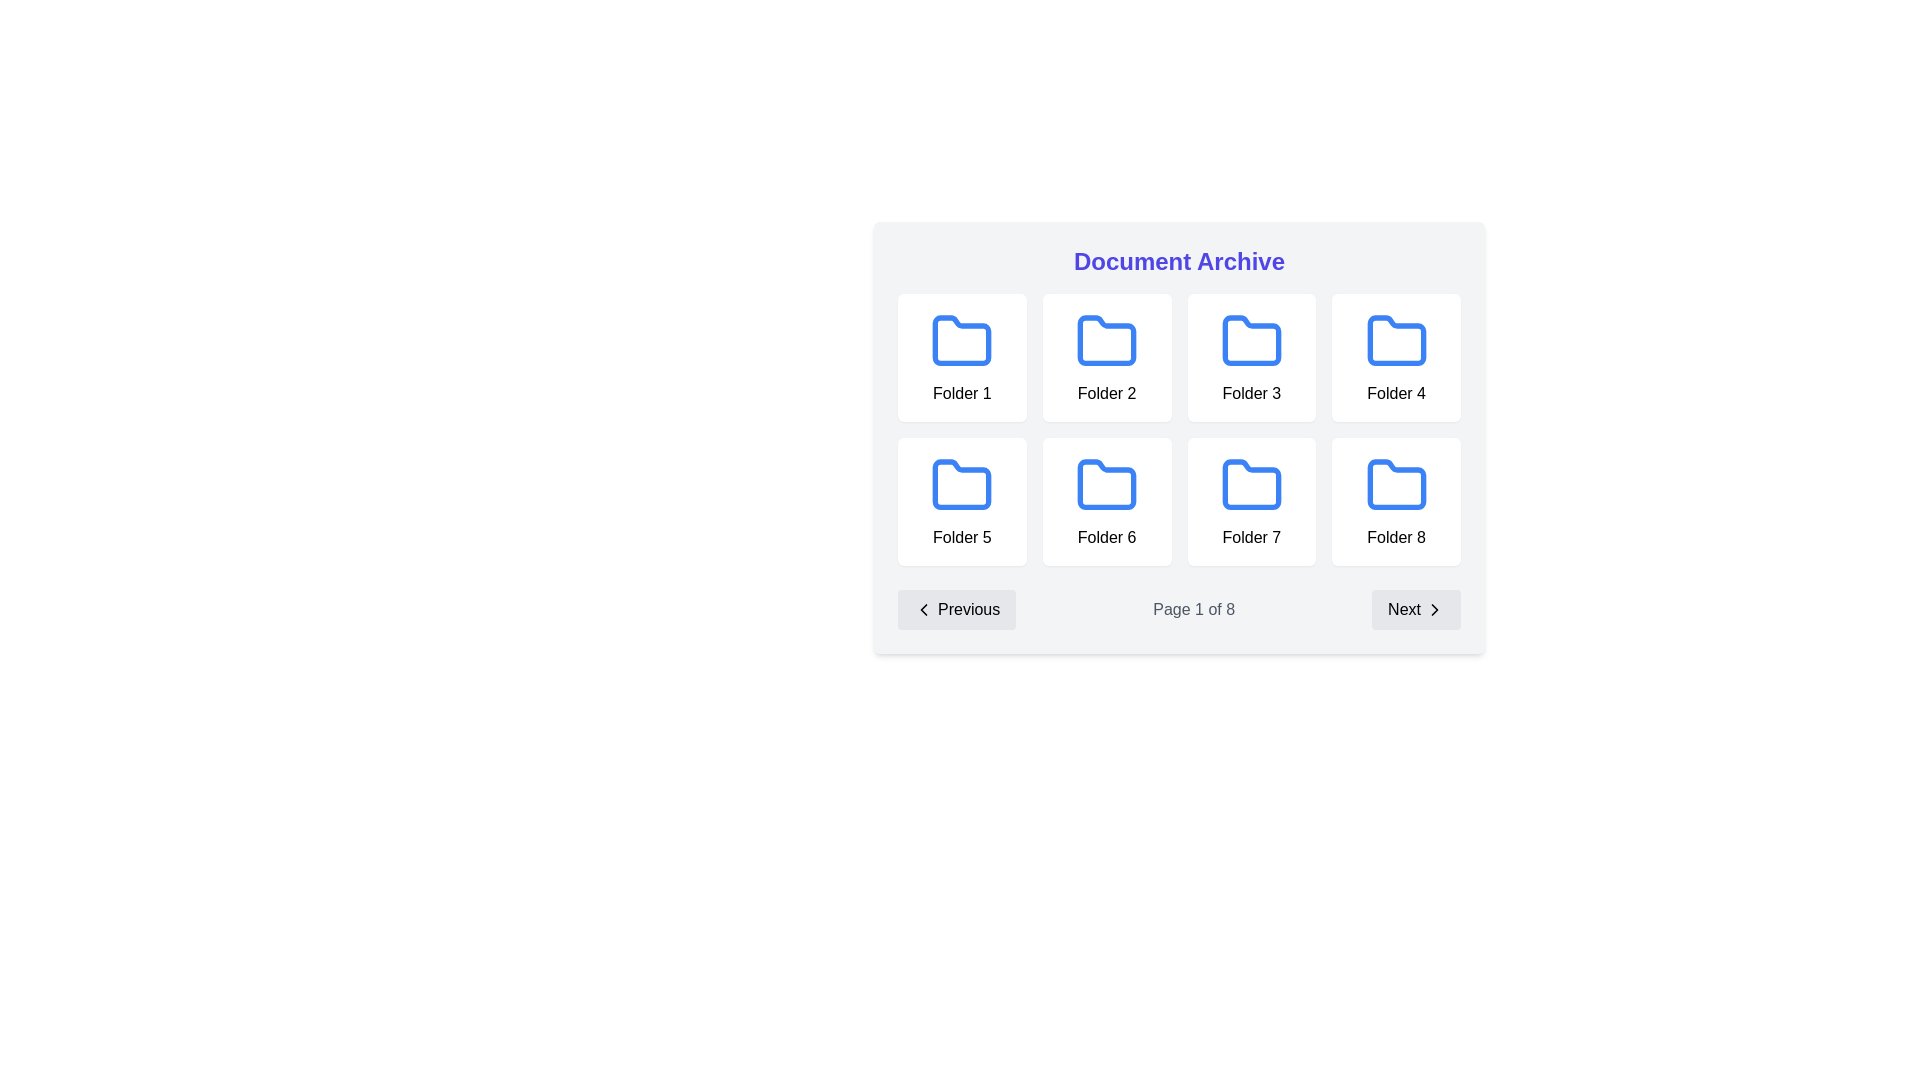 The image size is (1920, 1080). What do you see at coordinates (1250, 500) in the screenshot?
I see `the 'Folder 7' element, which is a folder icon with a blue outline located in the 'Document Archive' grid, specifically in the bottom row, third column from the left` at bounding box center [1250, 500].